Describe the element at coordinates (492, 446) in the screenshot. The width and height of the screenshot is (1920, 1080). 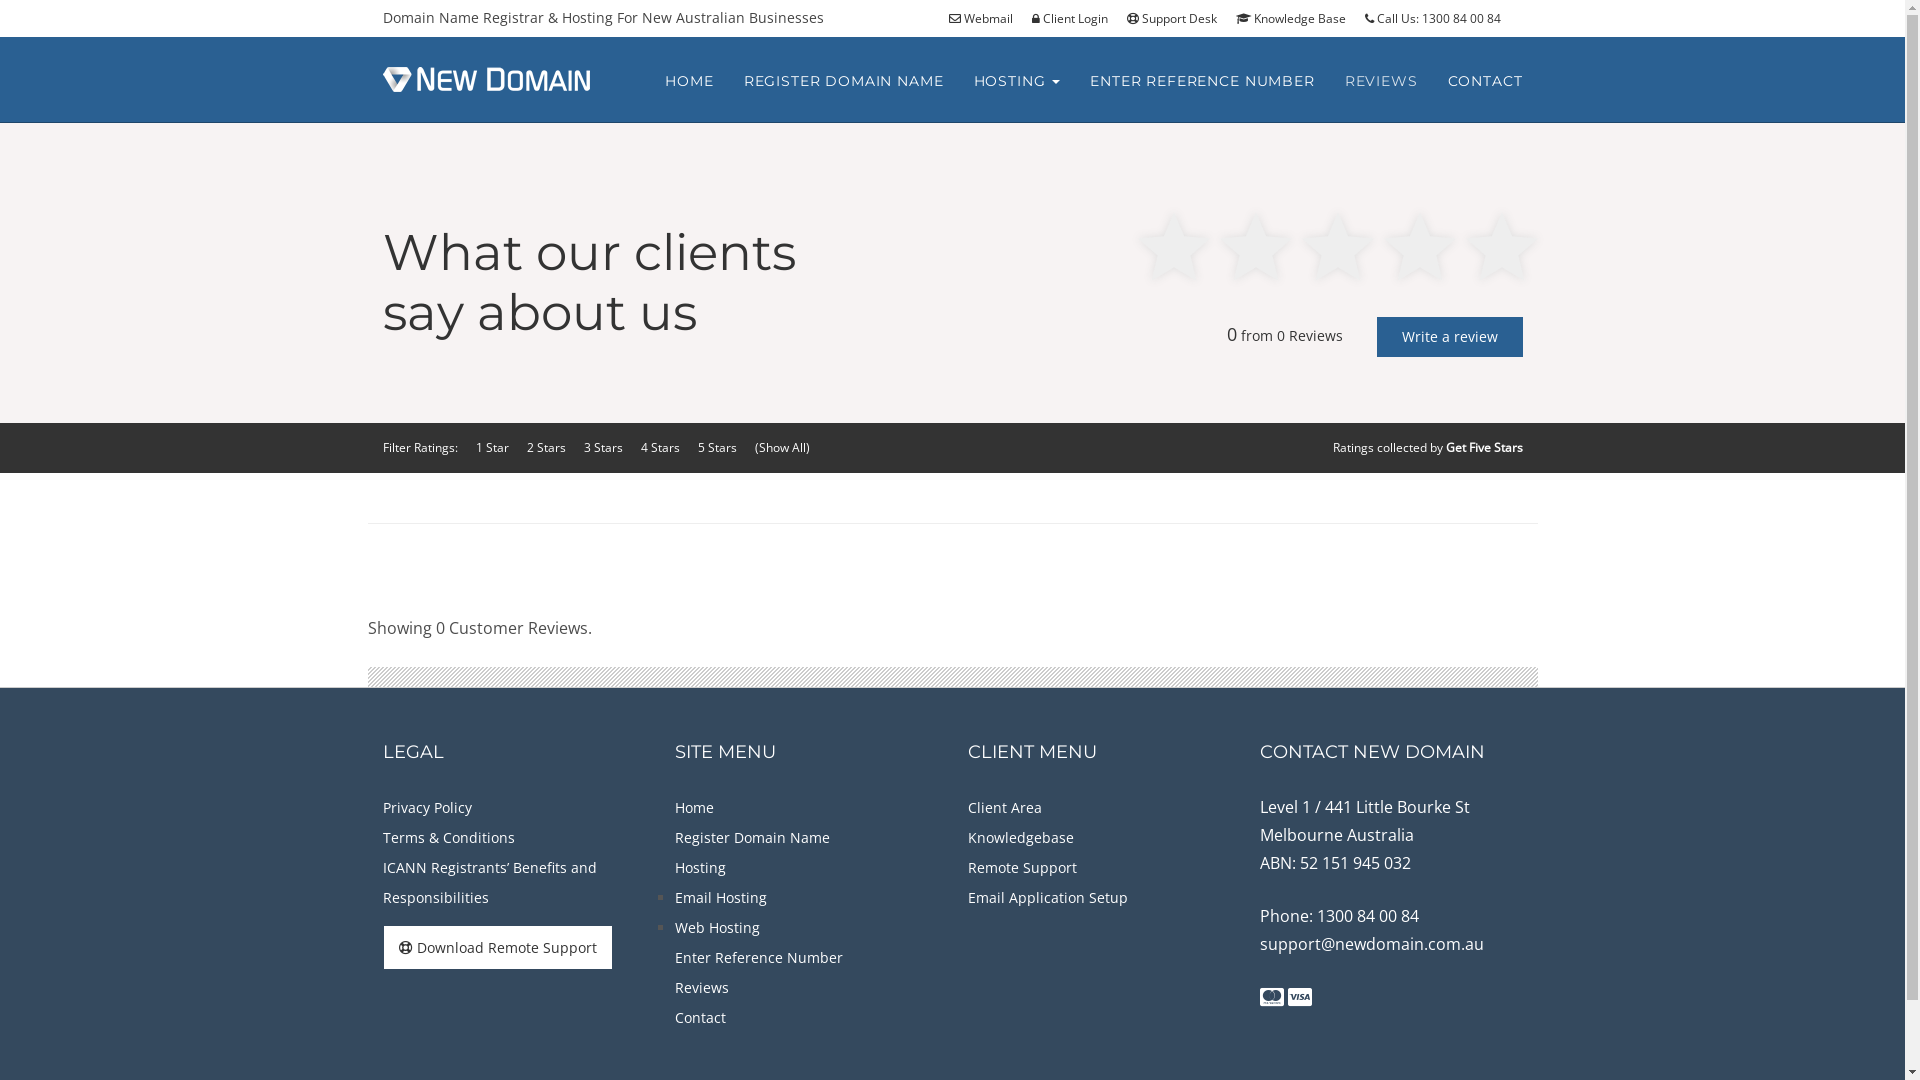
I see `'1 Star'` at that location.